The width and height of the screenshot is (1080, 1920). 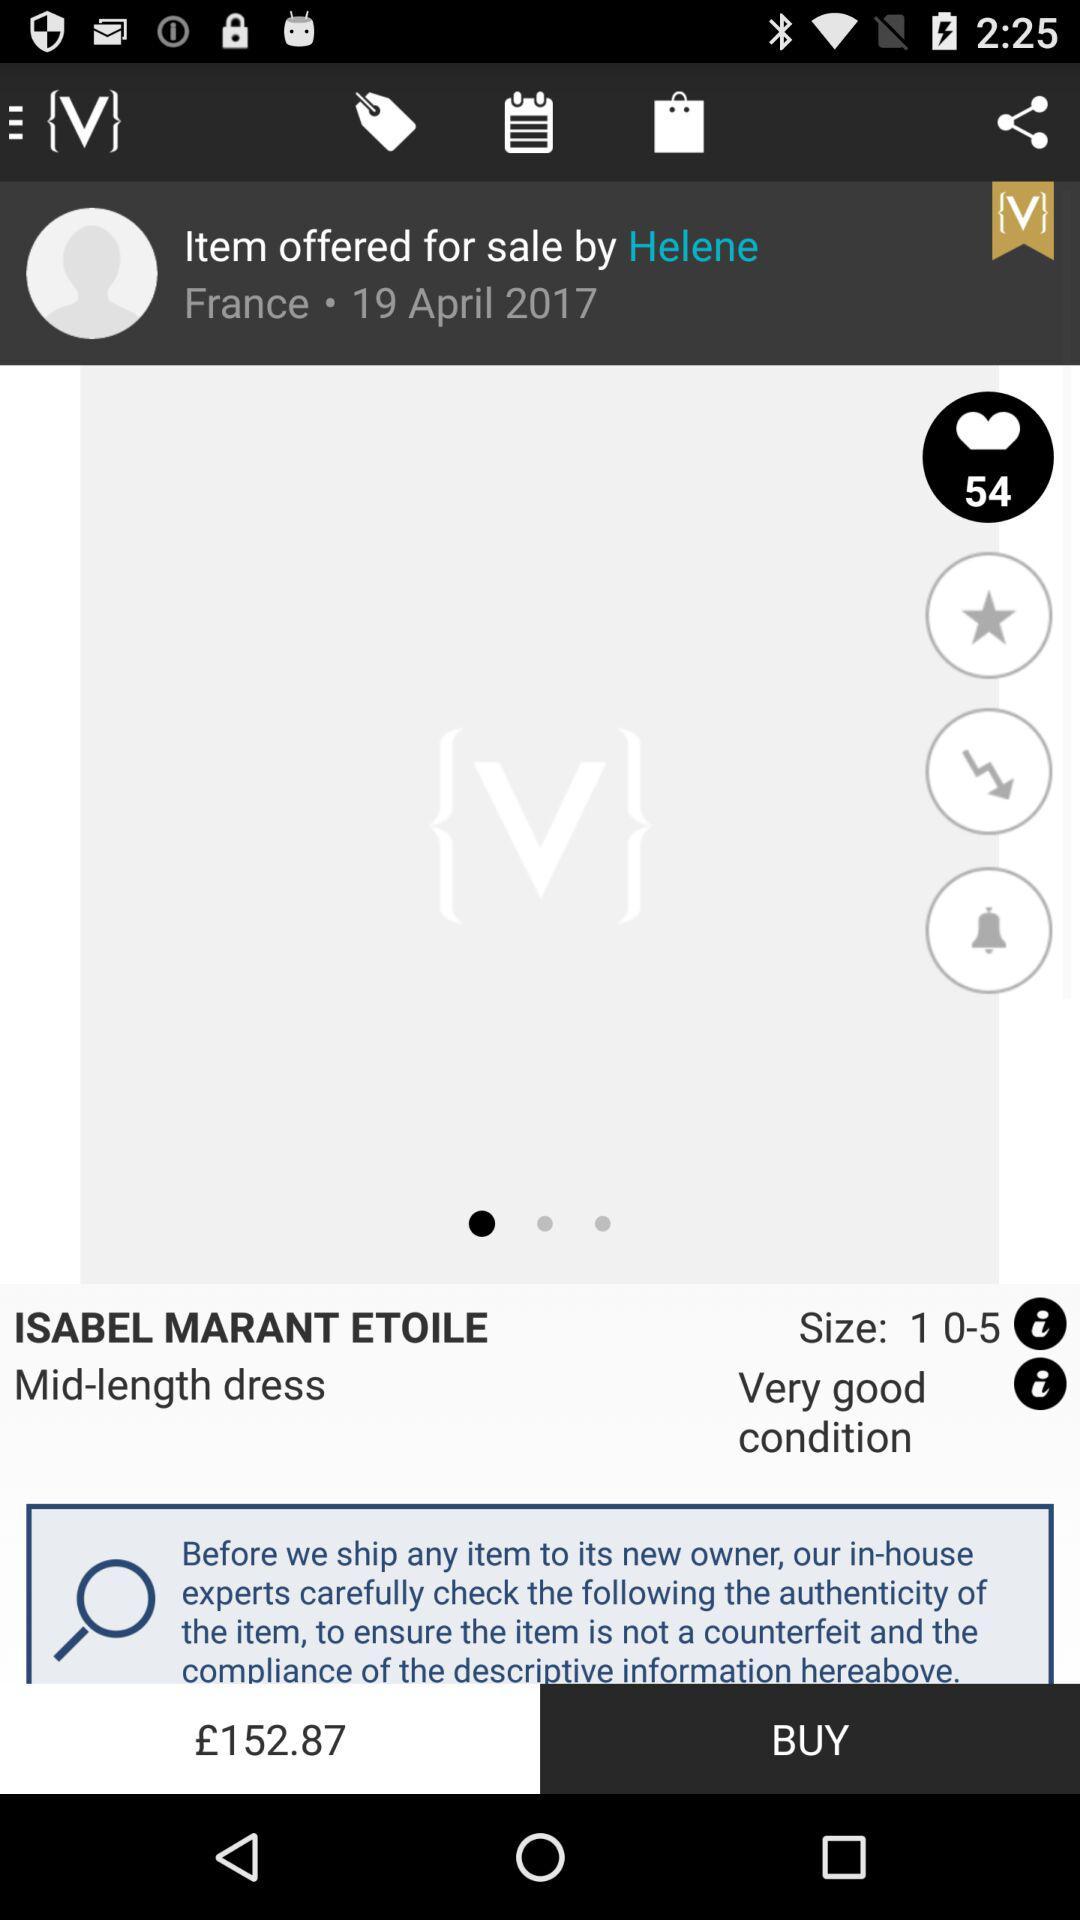 I want to click on item above size 1 0, so click(x=987, y=928).